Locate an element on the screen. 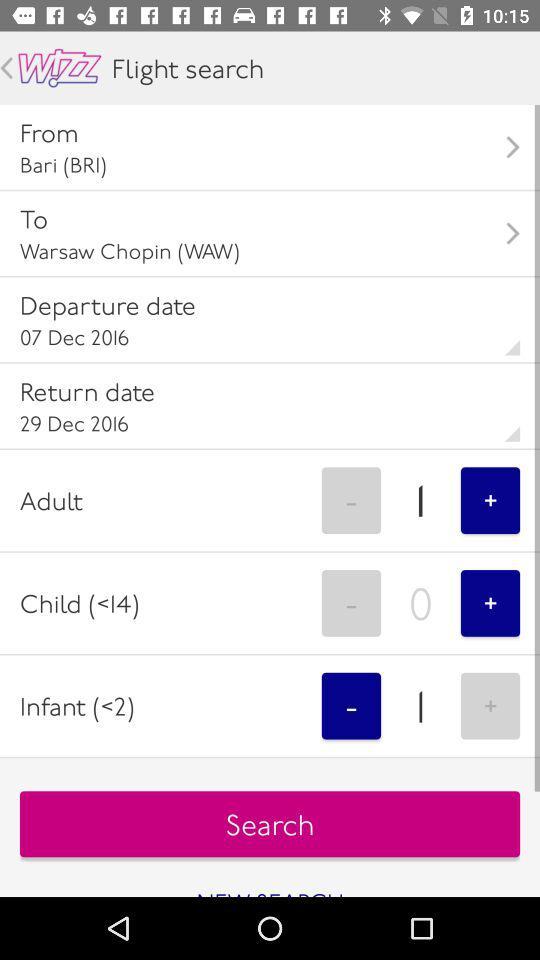  the - icon is located at coordinates (350, 602).